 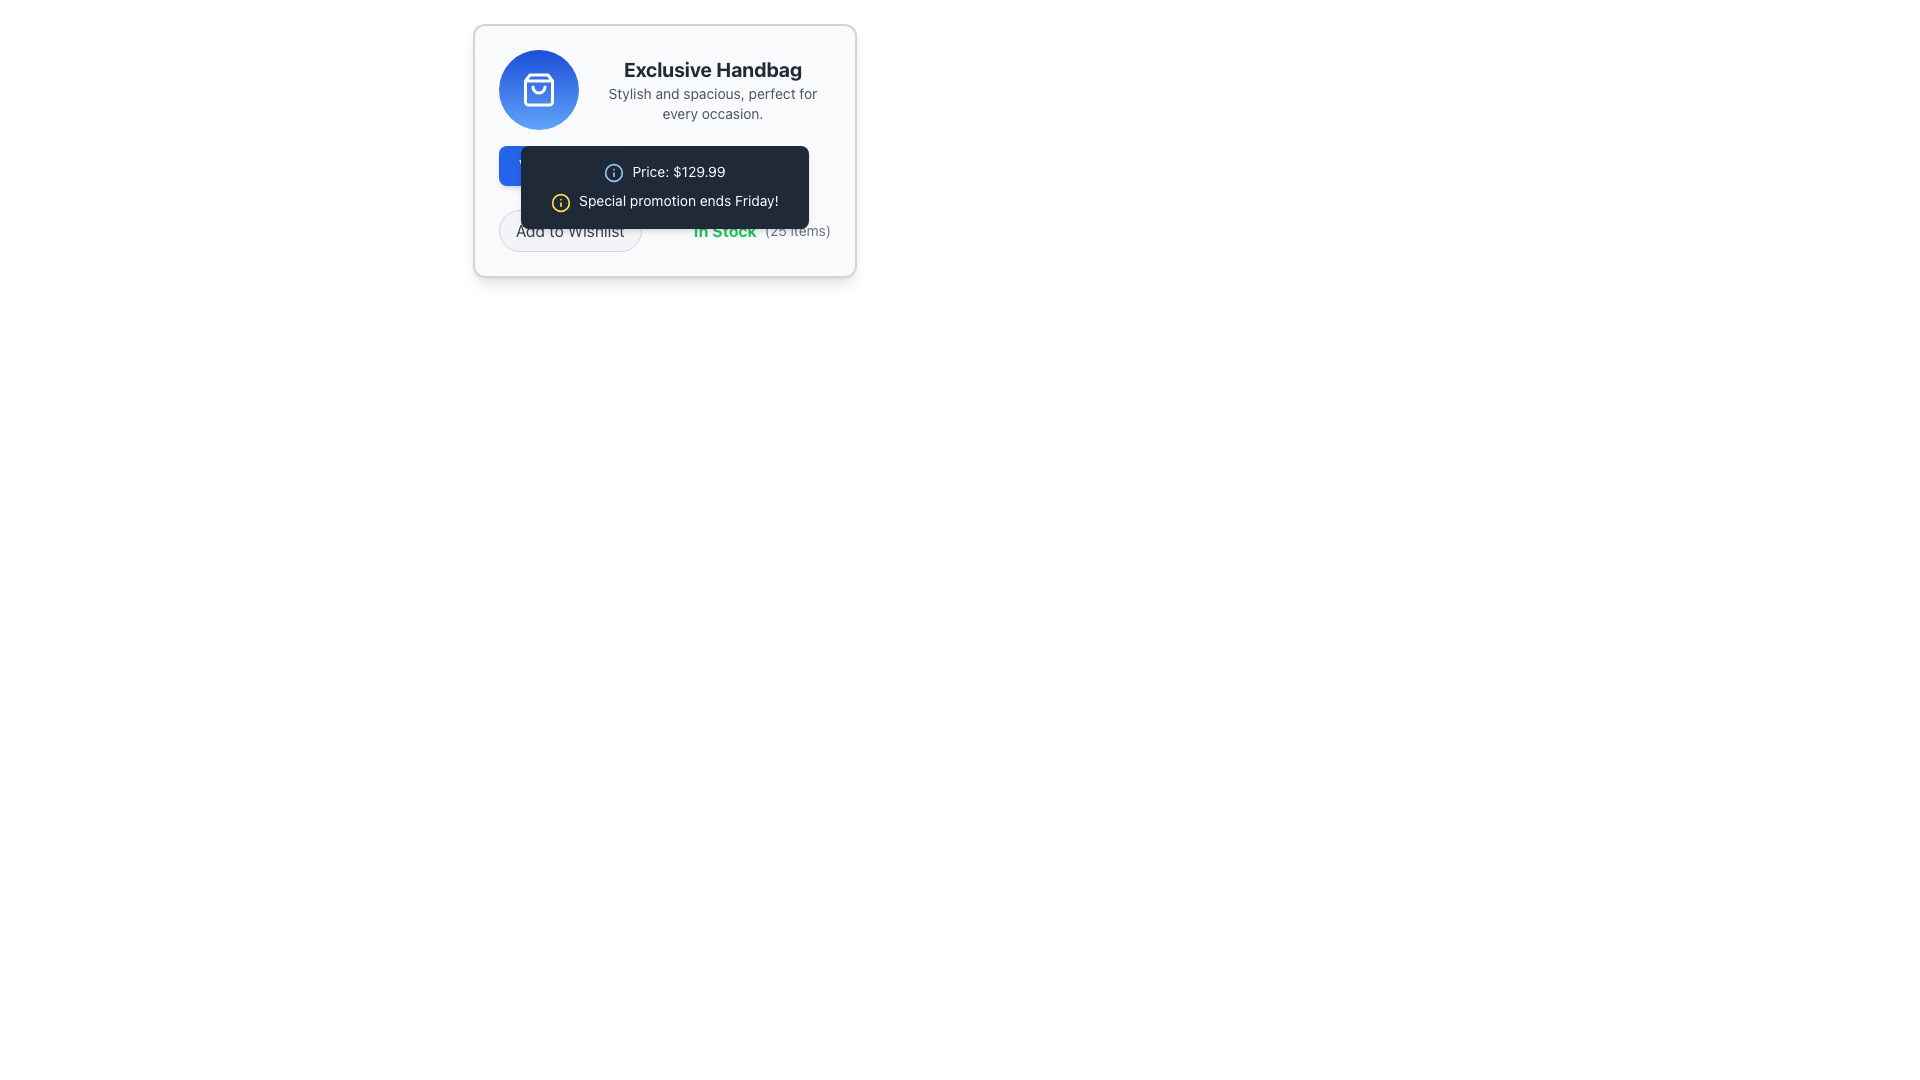 What do you see at coordinates (796, 230) in the screenshot?
I see `the small gray text label '(25 items)' located to the right of the bold green 'In Stock' text` at bounding box center [796, 230].